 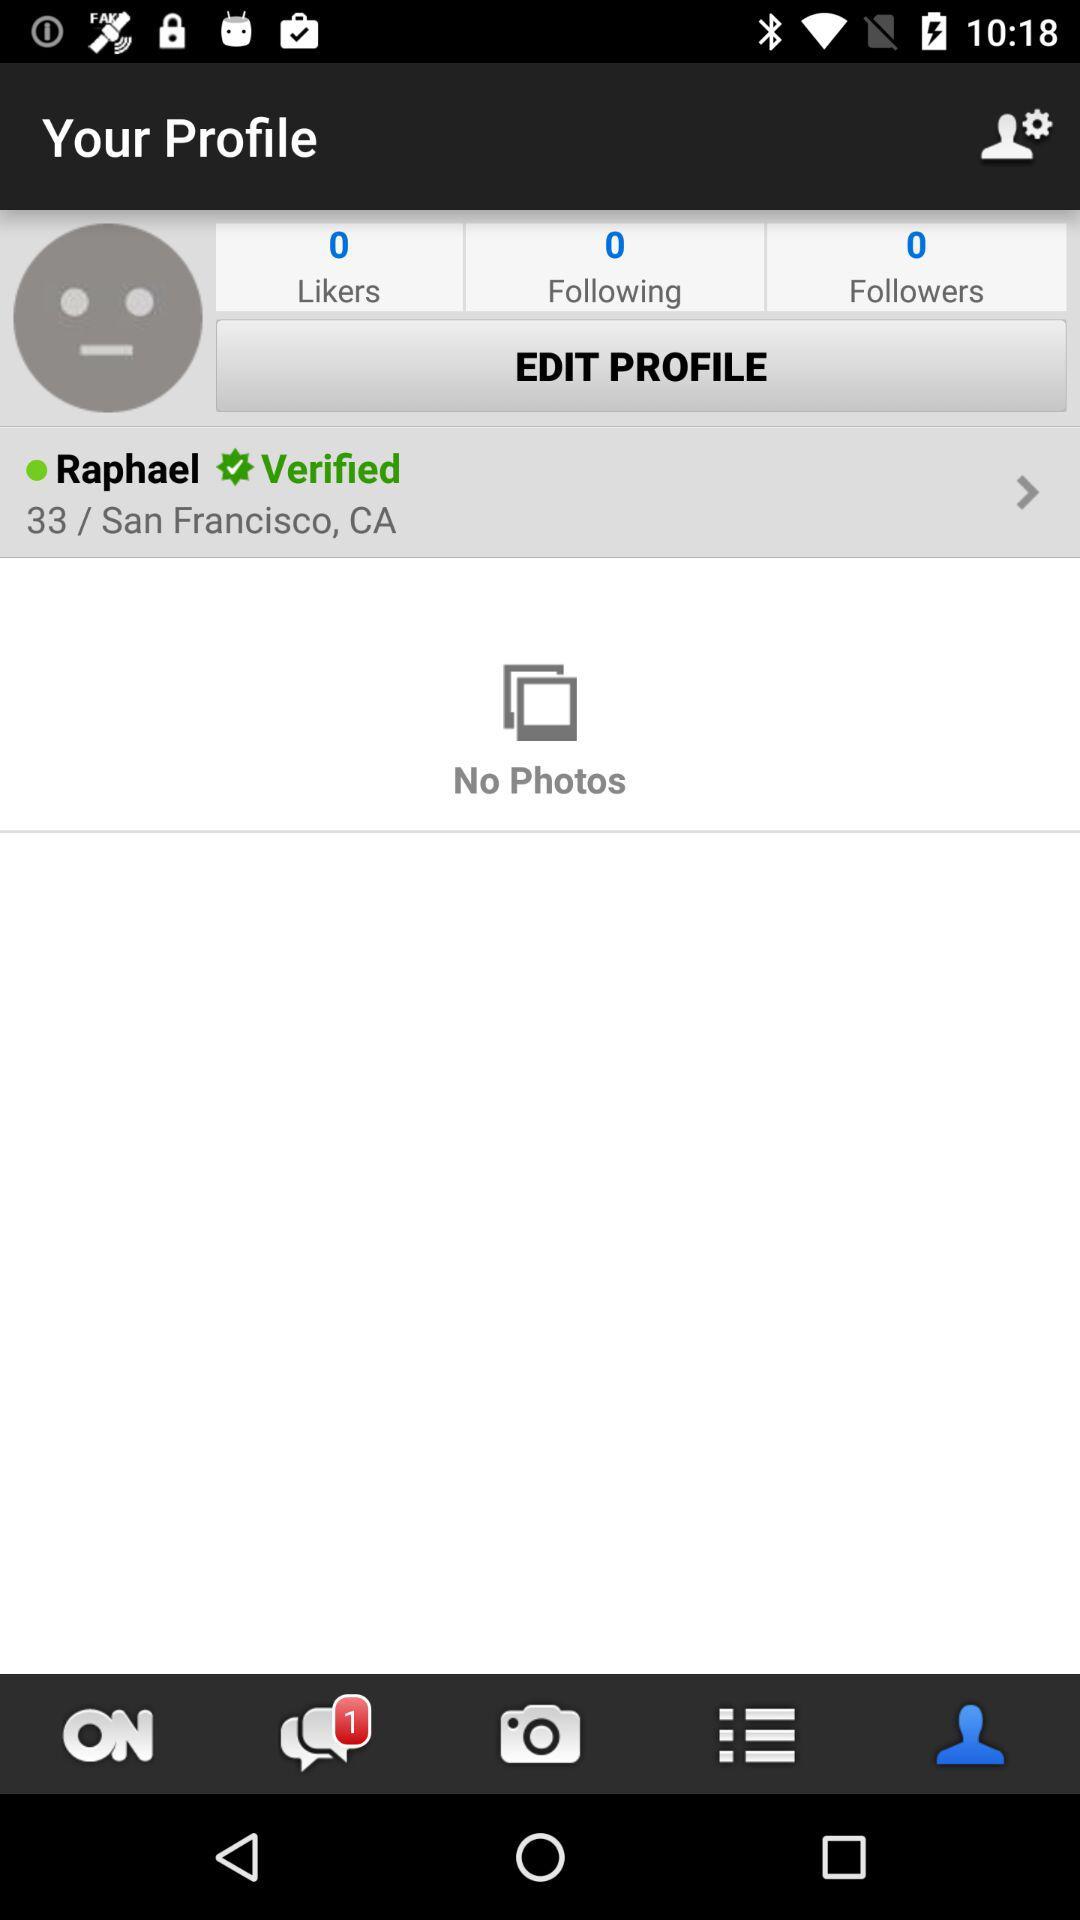 I want to click on the icon above raphael item, so click(x=540, y=426).